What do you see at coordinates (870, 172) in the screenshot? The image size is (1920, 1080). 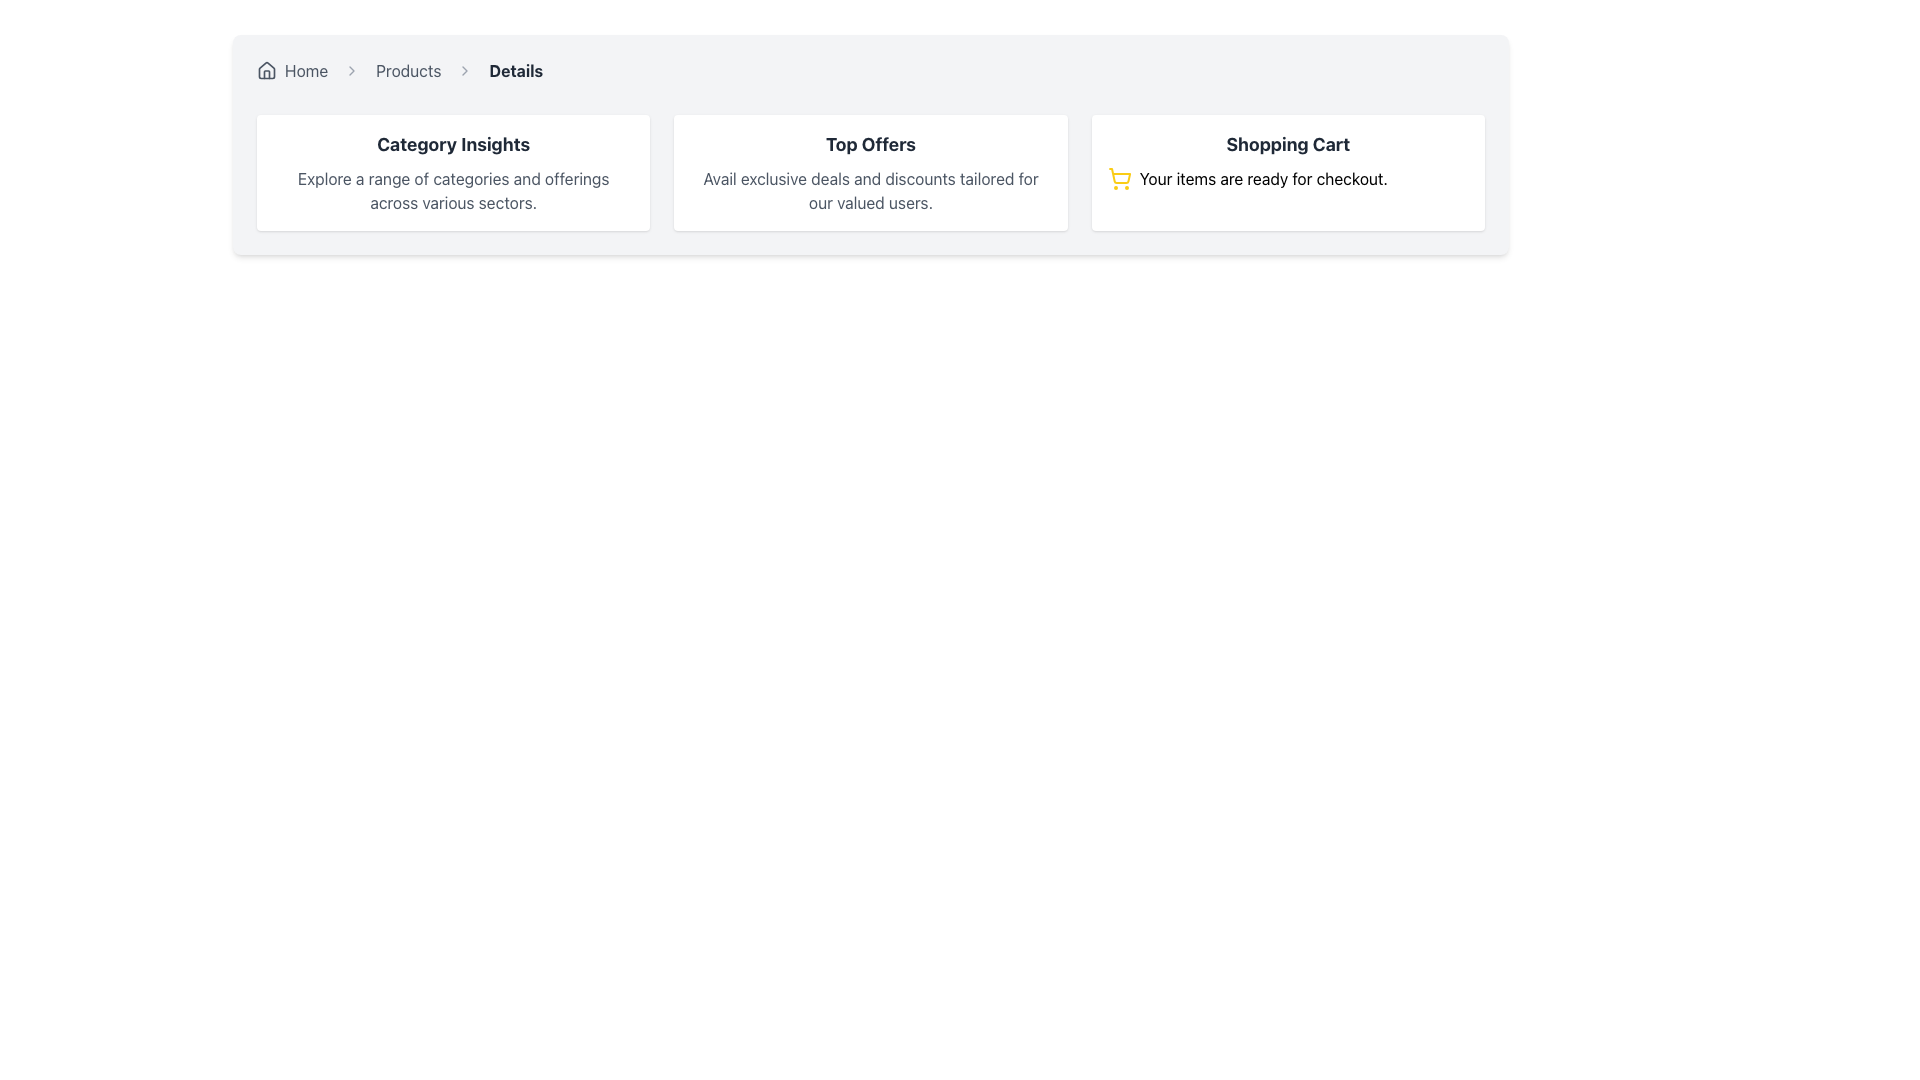 I see `the 'Top Offers' informational card element, which has a white background, rounded corners, and displays the text 'Top Offers' at the top and 'Avail exclusive deals and discounts tailored for our valued users.' centered inside` at bounding box center [870, 172].